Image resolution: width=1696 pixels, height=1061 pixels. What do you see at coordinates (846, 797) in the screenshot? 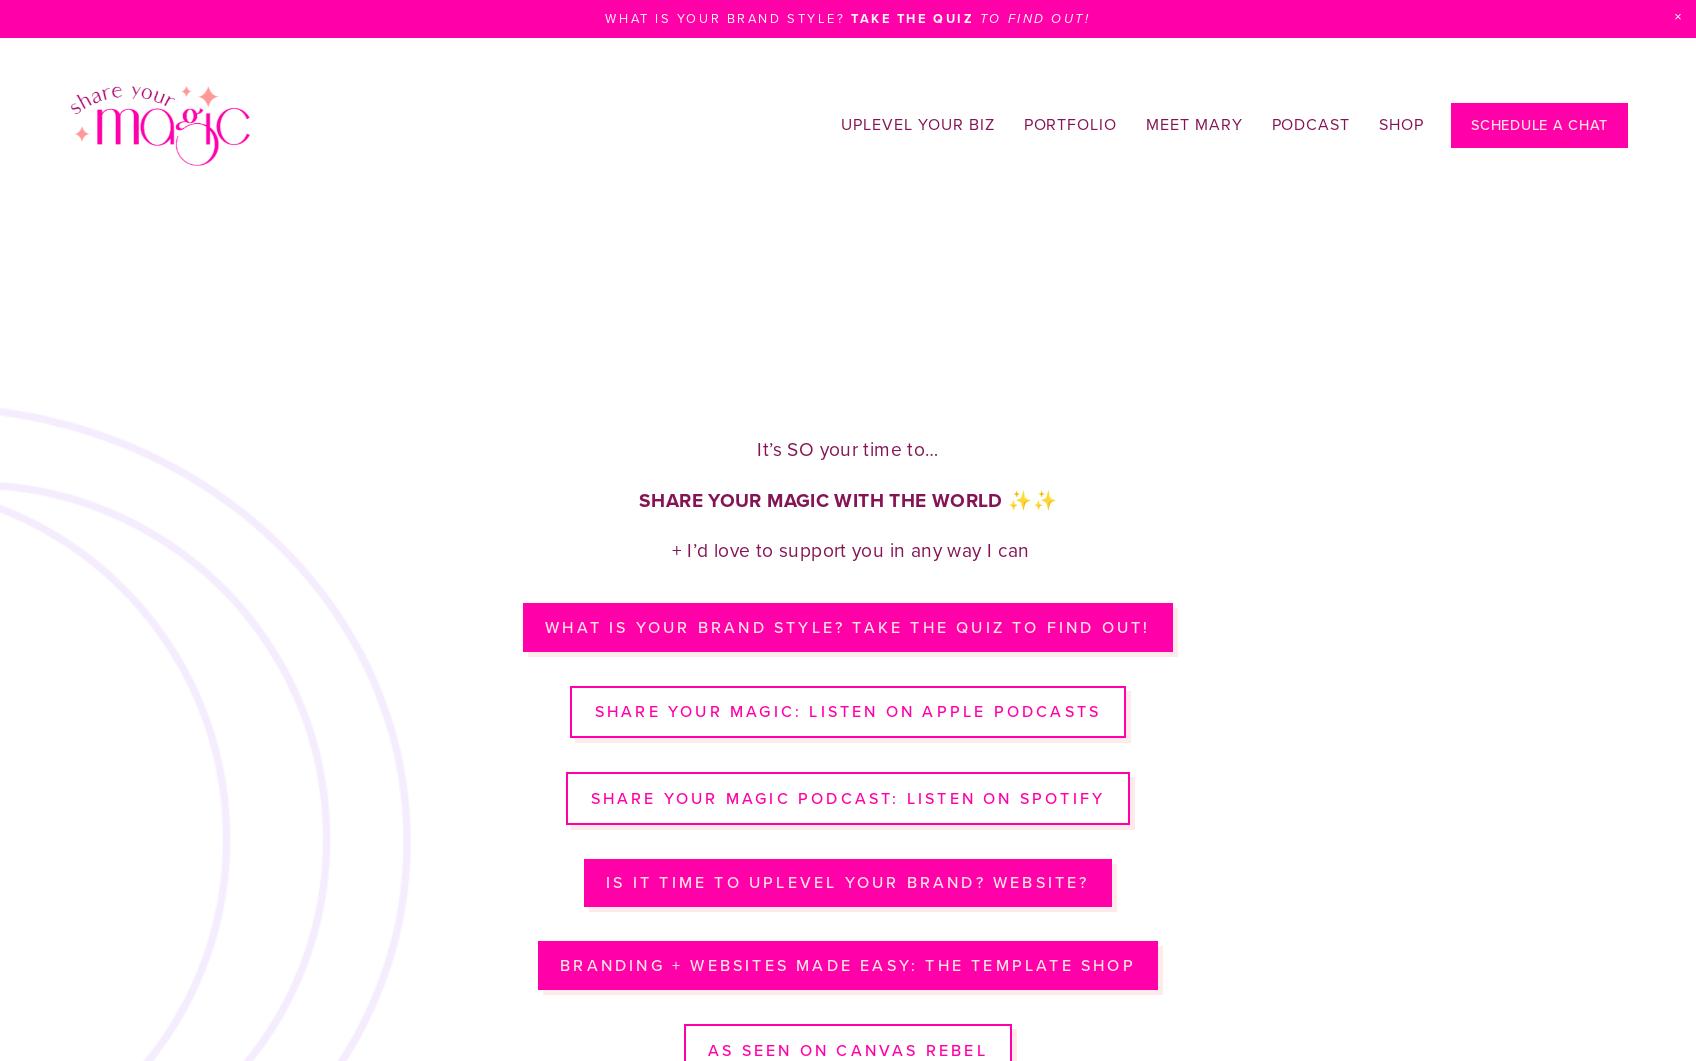
I see `'Share Your Magic Podcast: listen on spotify'` at bounding box center [846, 797].